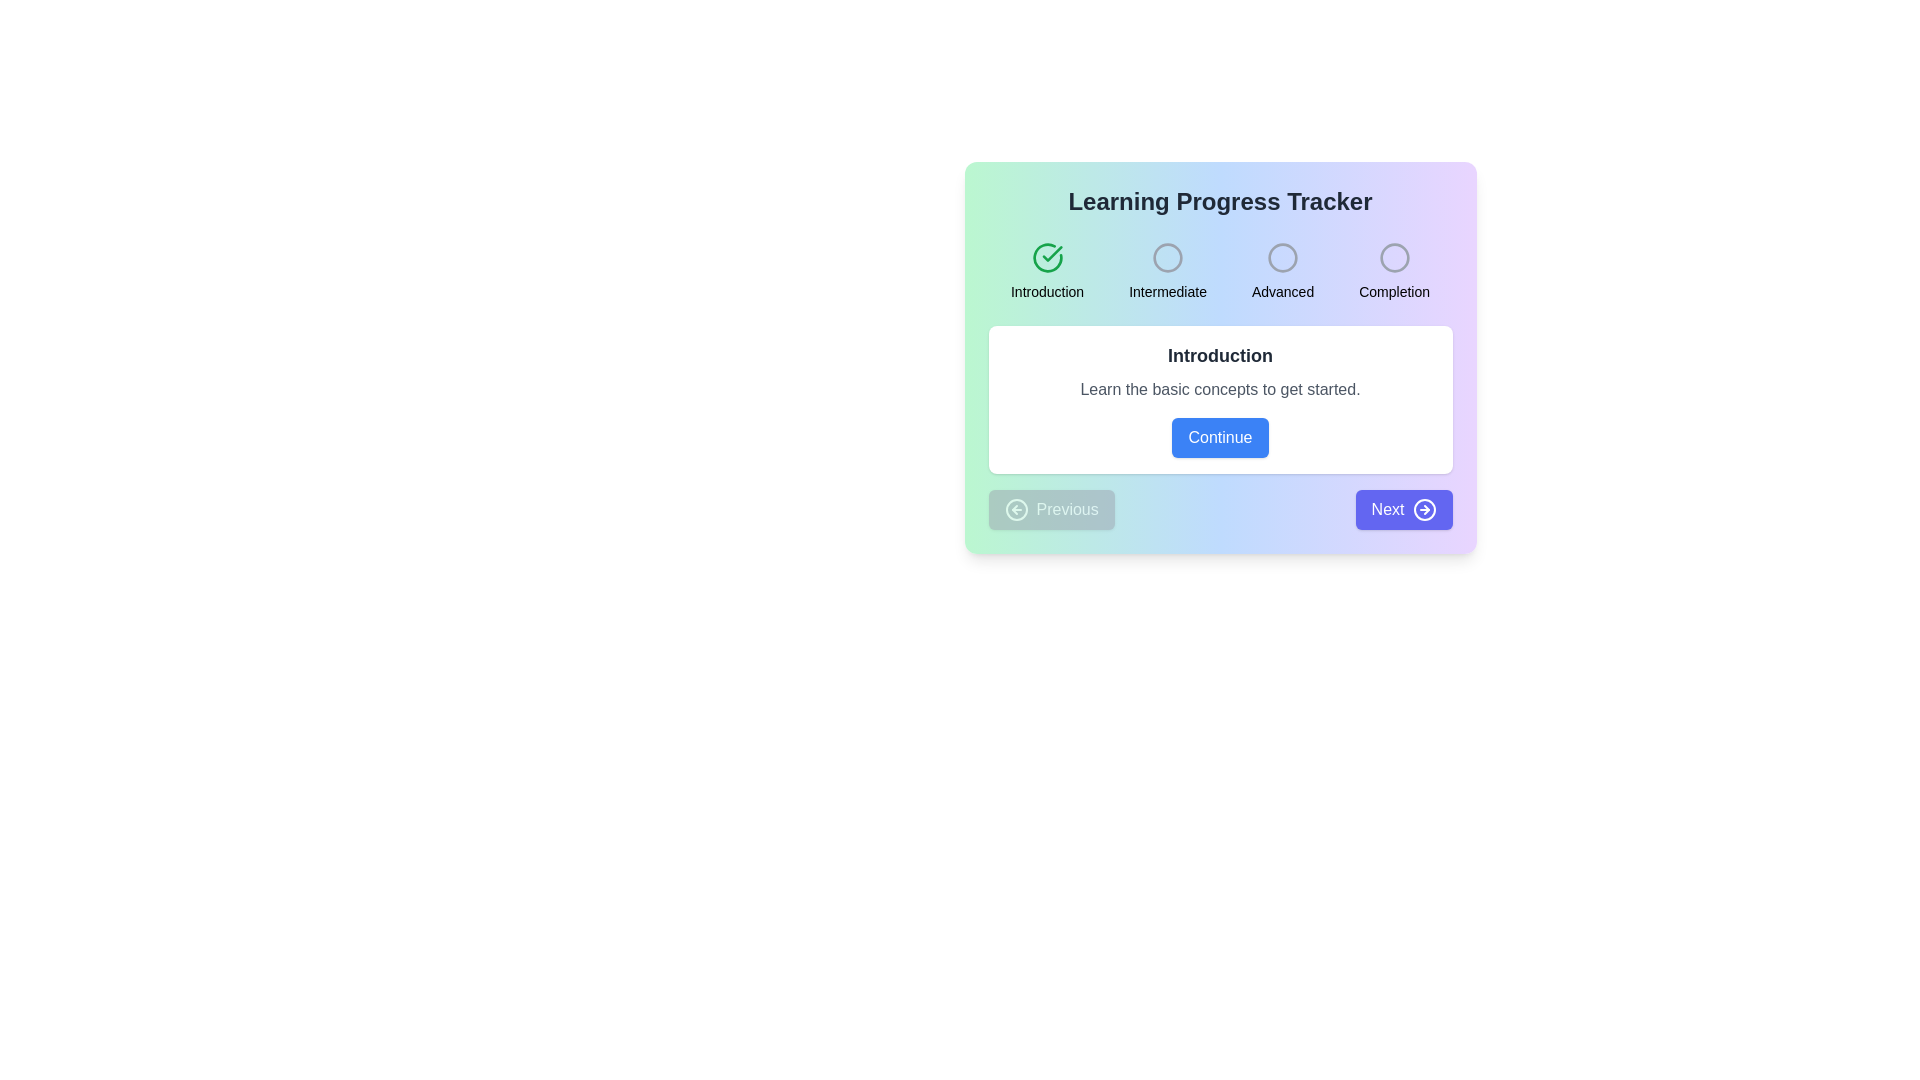 This screenshot has width=1920, height=1080. Describe the element at coordinates (1393, 292) in the screenshot. I see `the static text label indicating the completion stage in the progress tracker, located at the top center area of the interface, directly below the circular icon` at that location.